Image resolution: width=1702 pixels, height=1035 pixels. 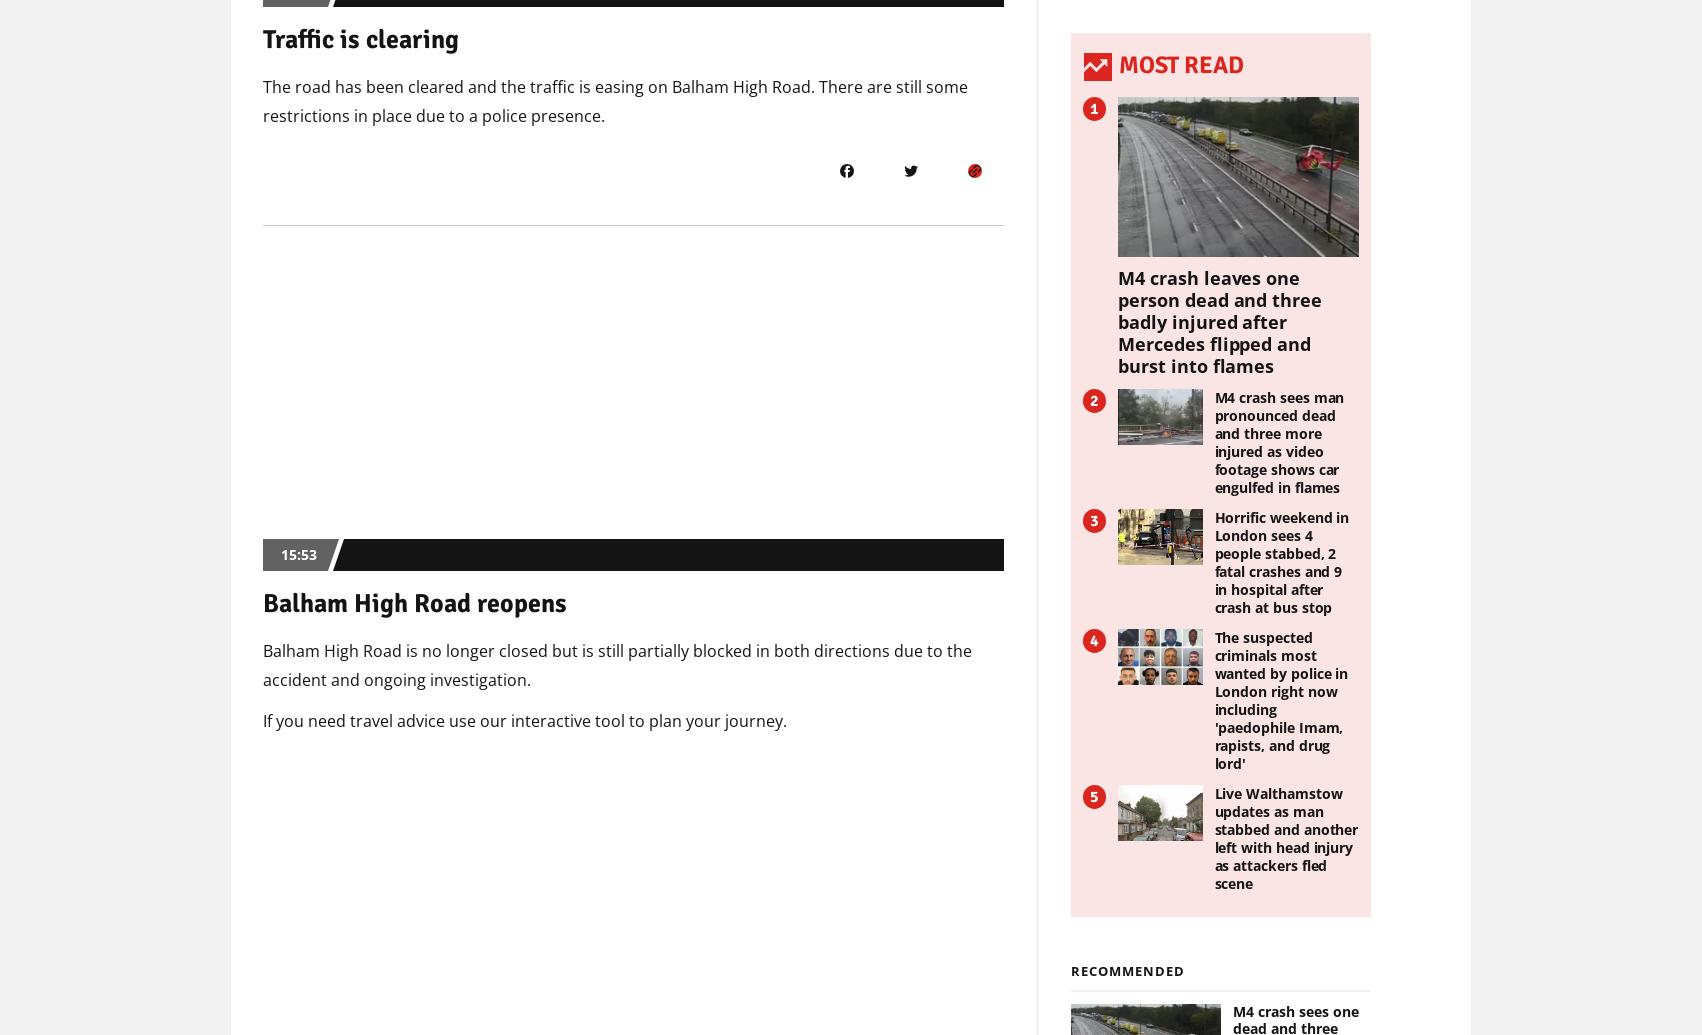 What do you see at coordinates (414, 603) in the screenshot?
I see `'Balham High Road reopens'` at bounding box center [414, 603].